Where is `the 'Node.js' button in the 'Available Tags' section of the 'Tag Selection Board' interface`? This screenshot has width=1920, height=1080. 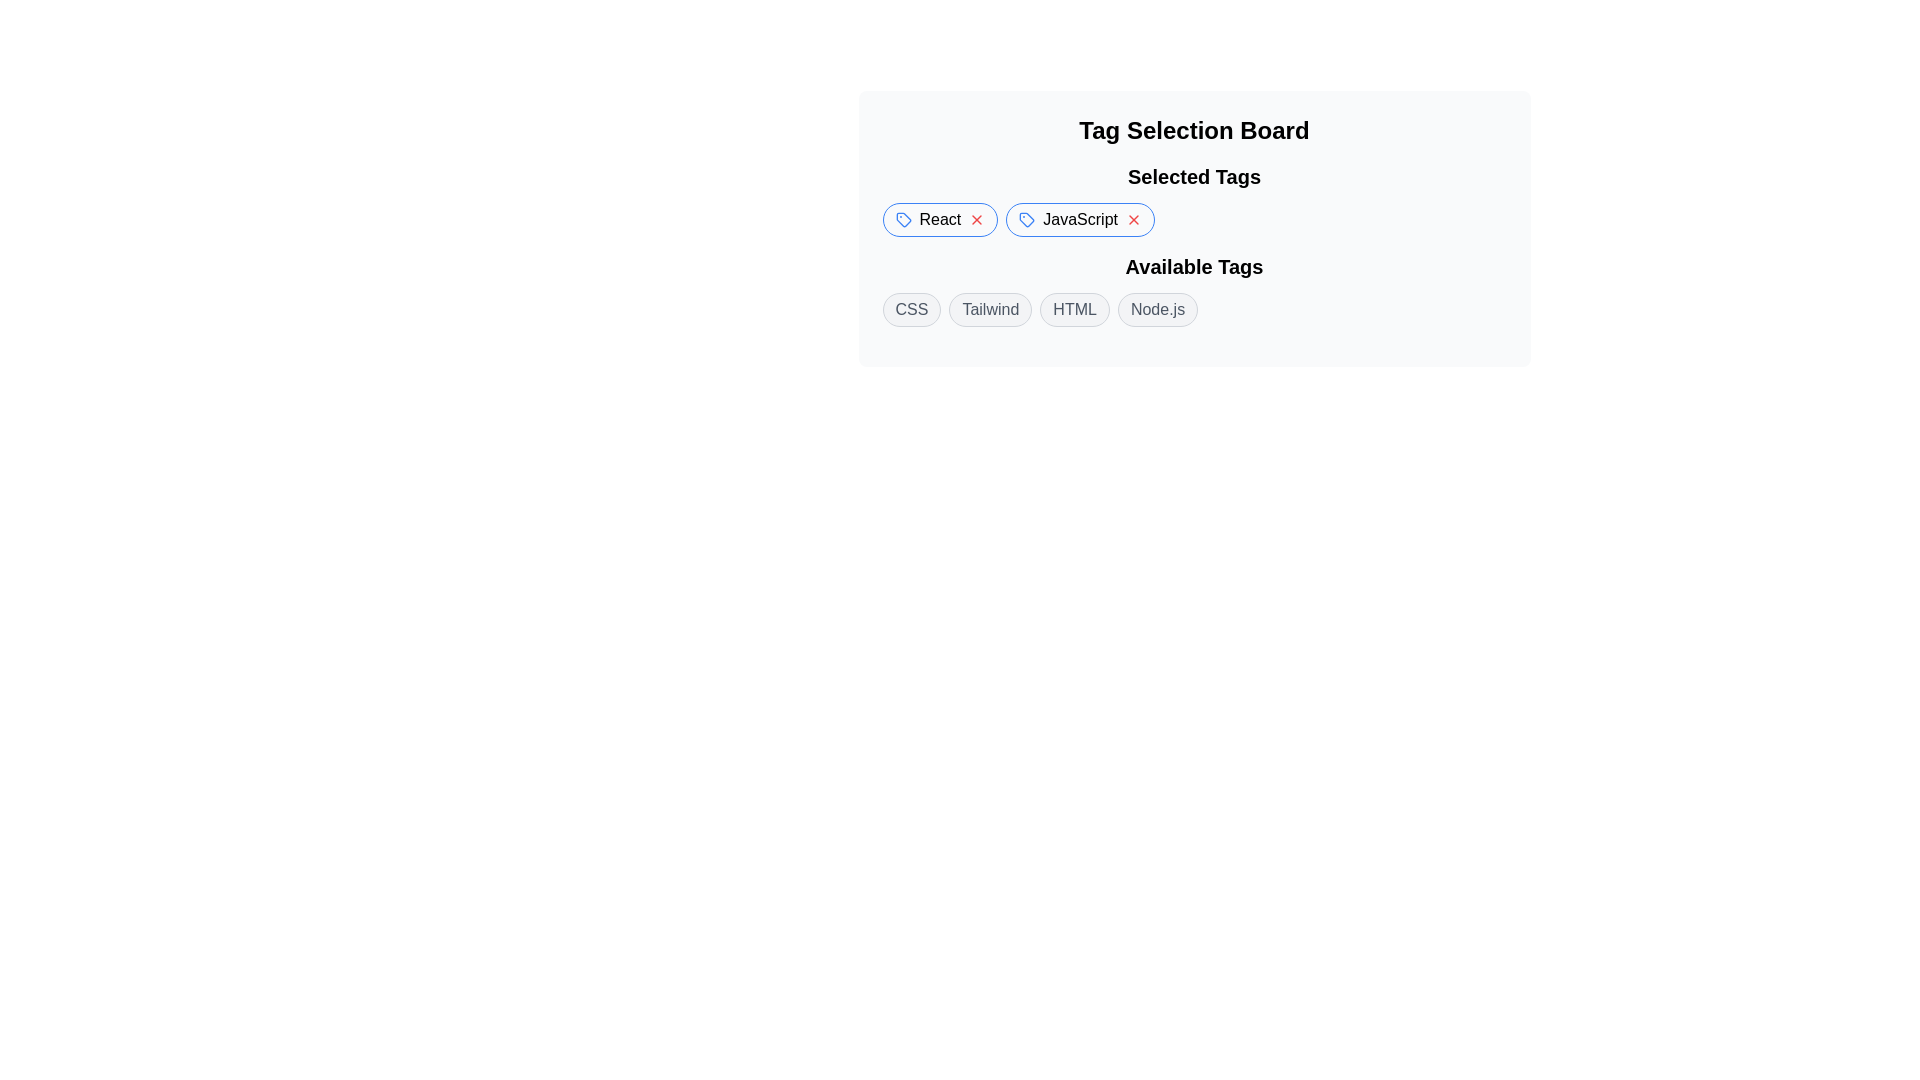 the 'Node.js' button in the 'Available Tags' section of the 'Tag Selection Board' interface is located at coordinates (1157, 309).